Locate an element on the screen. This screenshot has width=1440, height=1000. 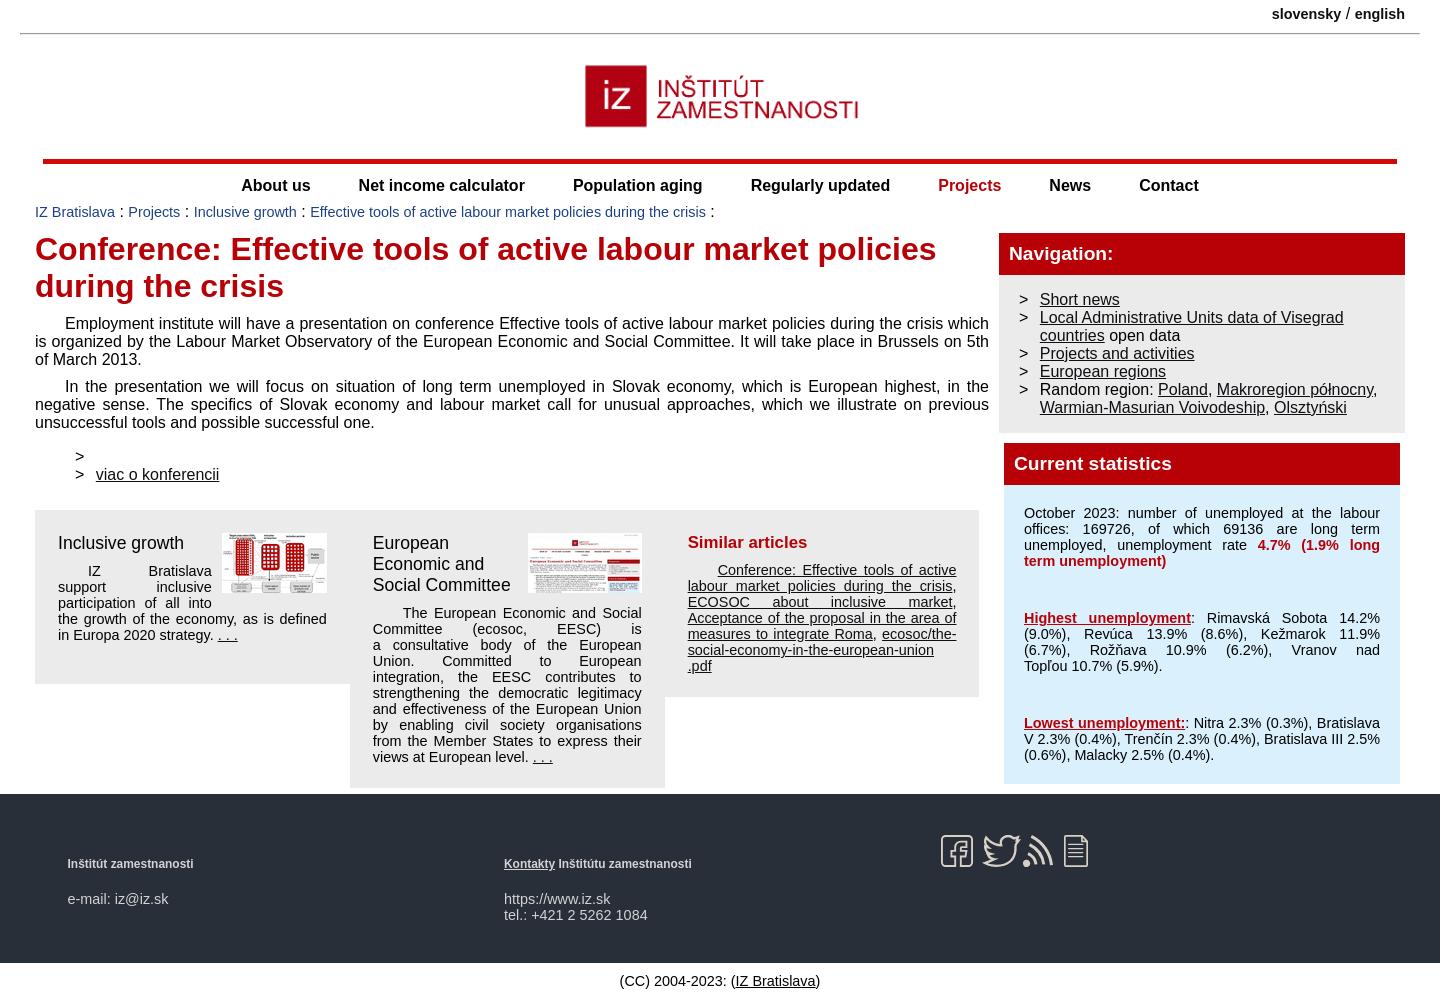
'Current statistics' is located at coordinates (1091, 461).